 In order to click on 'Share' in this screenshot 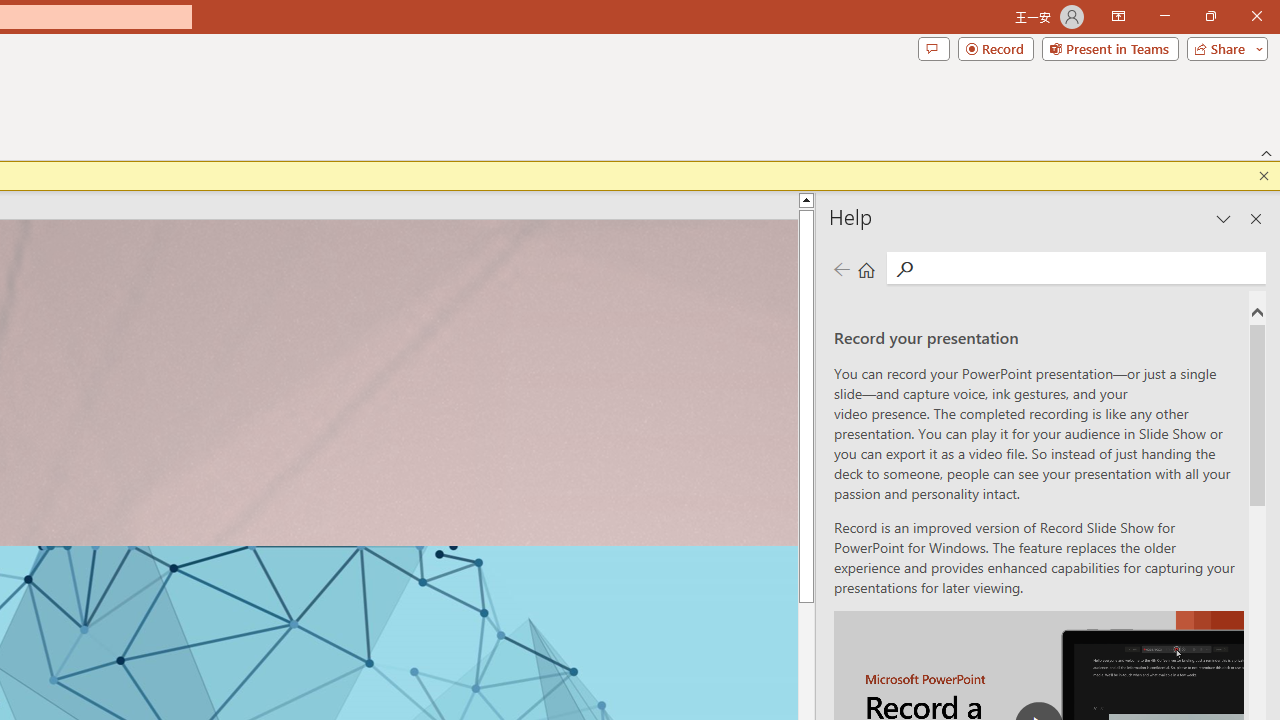, I will do `click(1222, 47)`.